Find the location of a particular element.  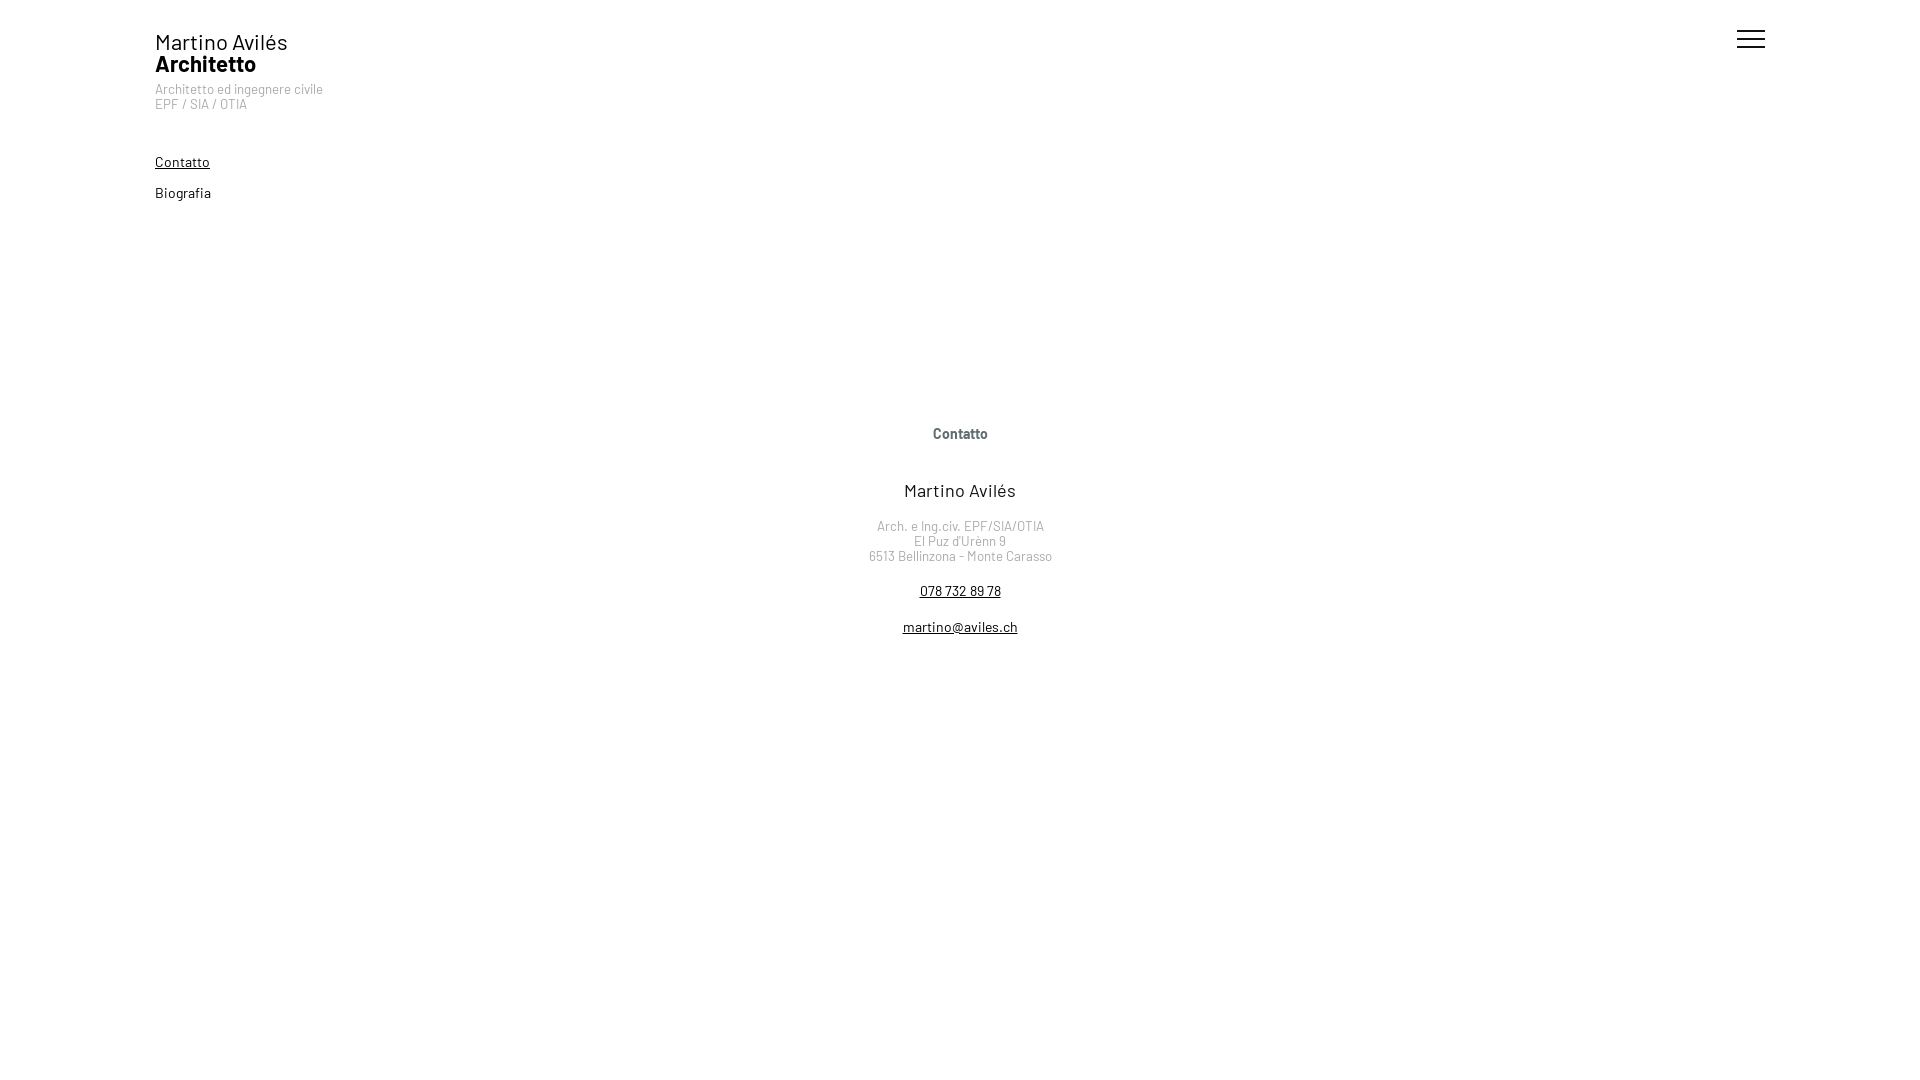

'078 732 89 78' is located at coordinates (960, 589).